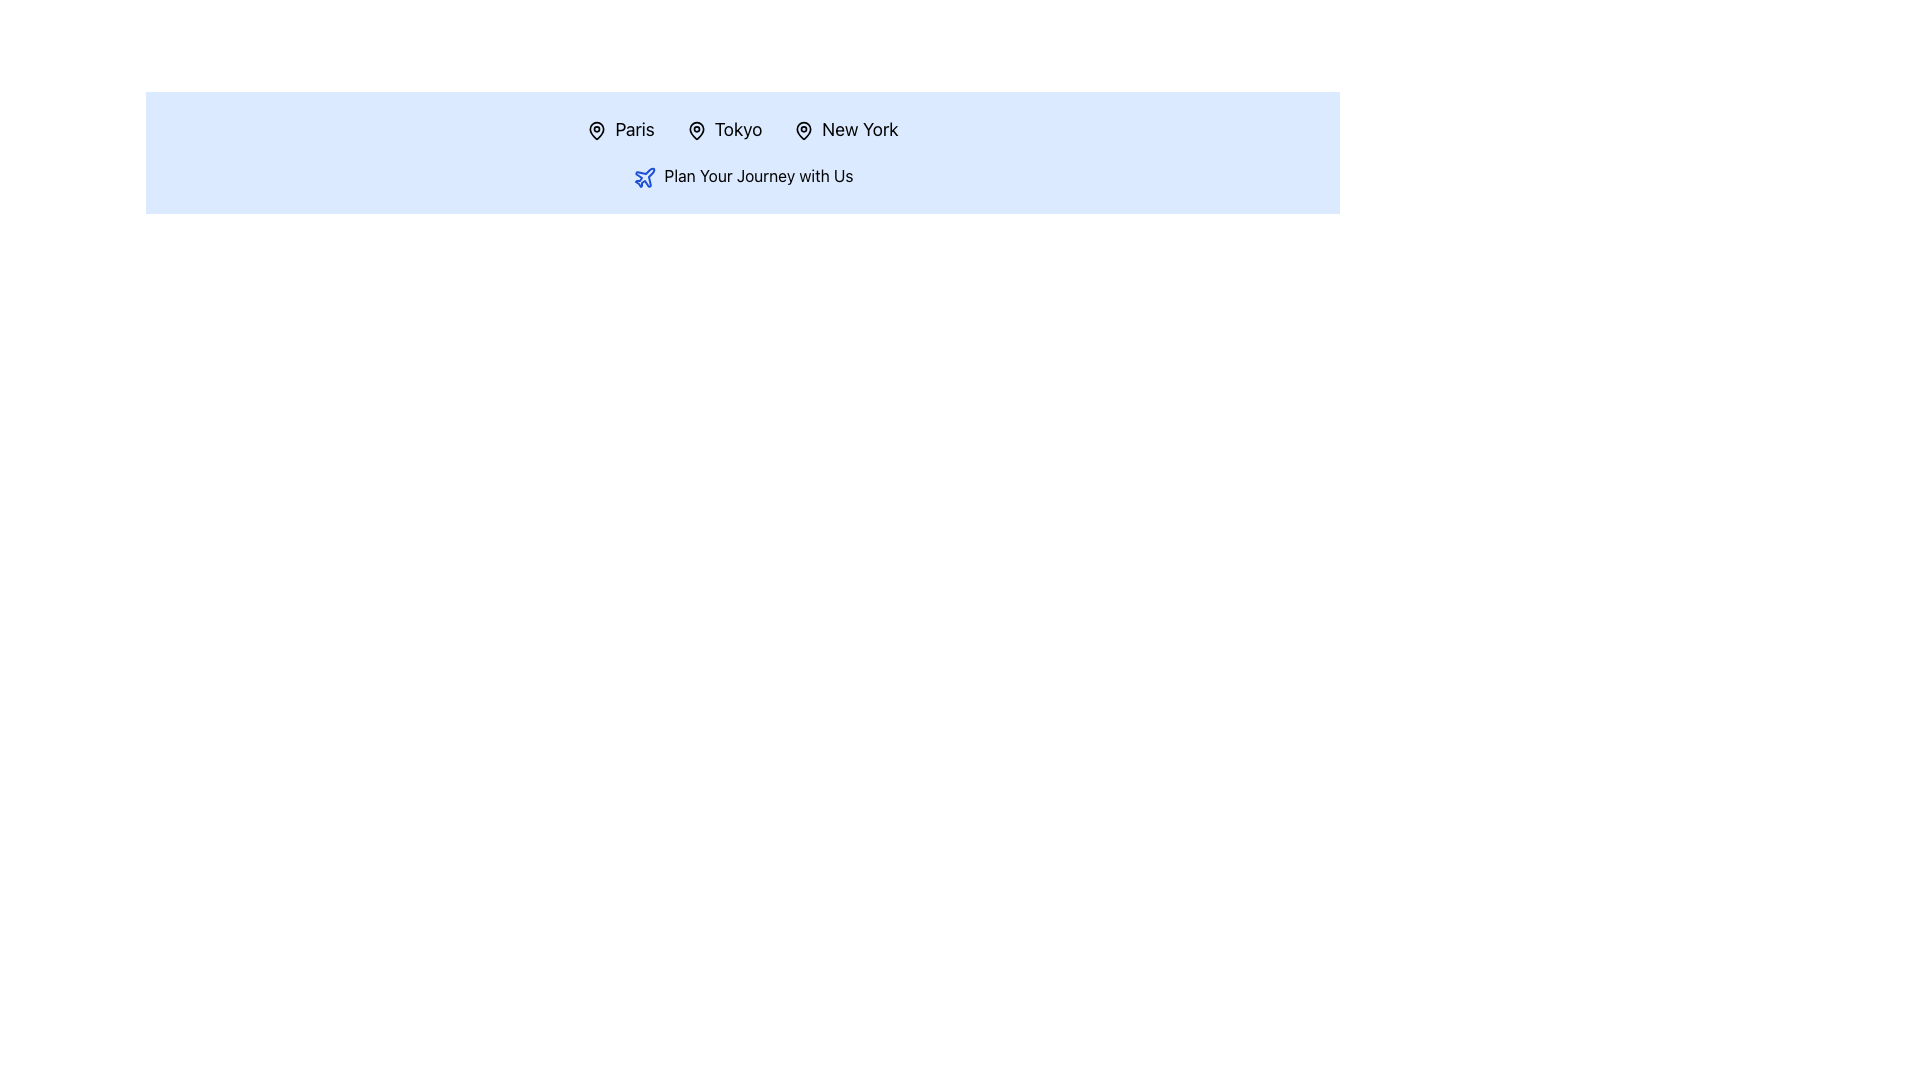 This screenshot has width=1920, height=1080. Describe the element at coordinates (644, 176) in the screenshot. I see `the flight icon located to the left of the text 'Plan Your Journey with Us' to enhance visual context and indicate travel` at that location.